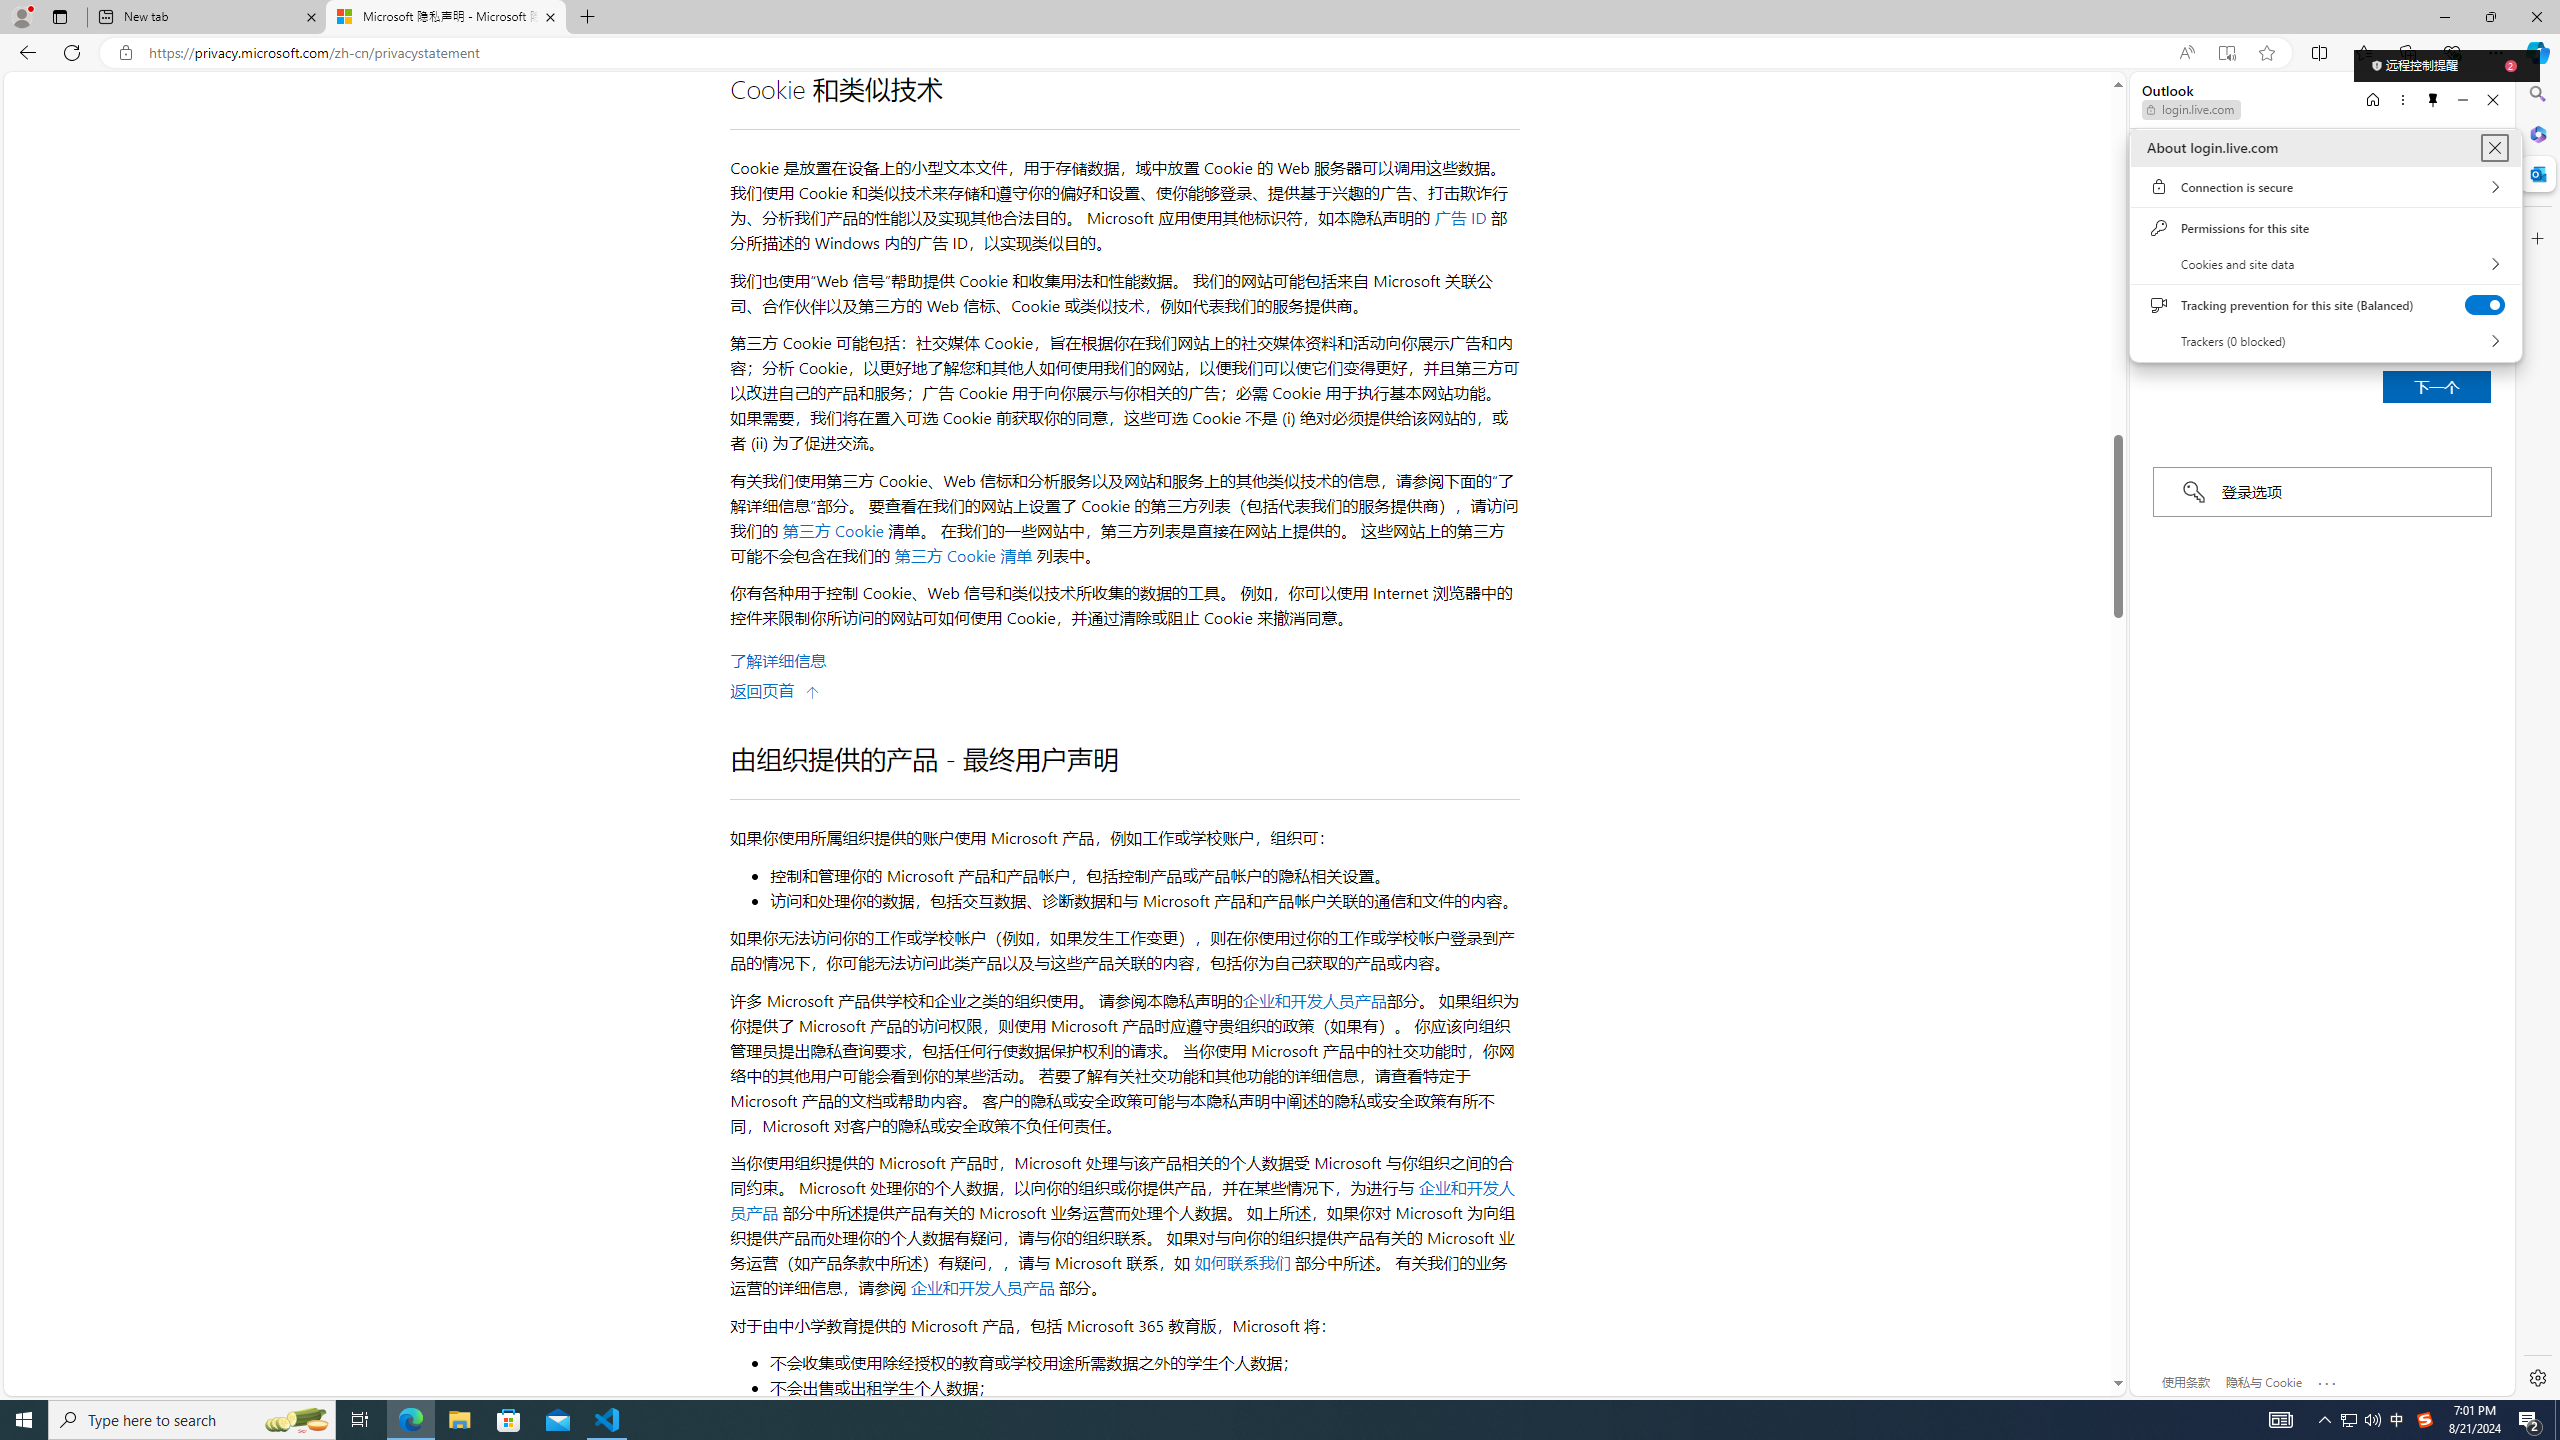 This screenshot has height=1440, width=2560. What do you see at coordinates (2324, 340) in the screenshot?
I see `'Trackers (0 blocked)'` at bounding box center [2324, 340].